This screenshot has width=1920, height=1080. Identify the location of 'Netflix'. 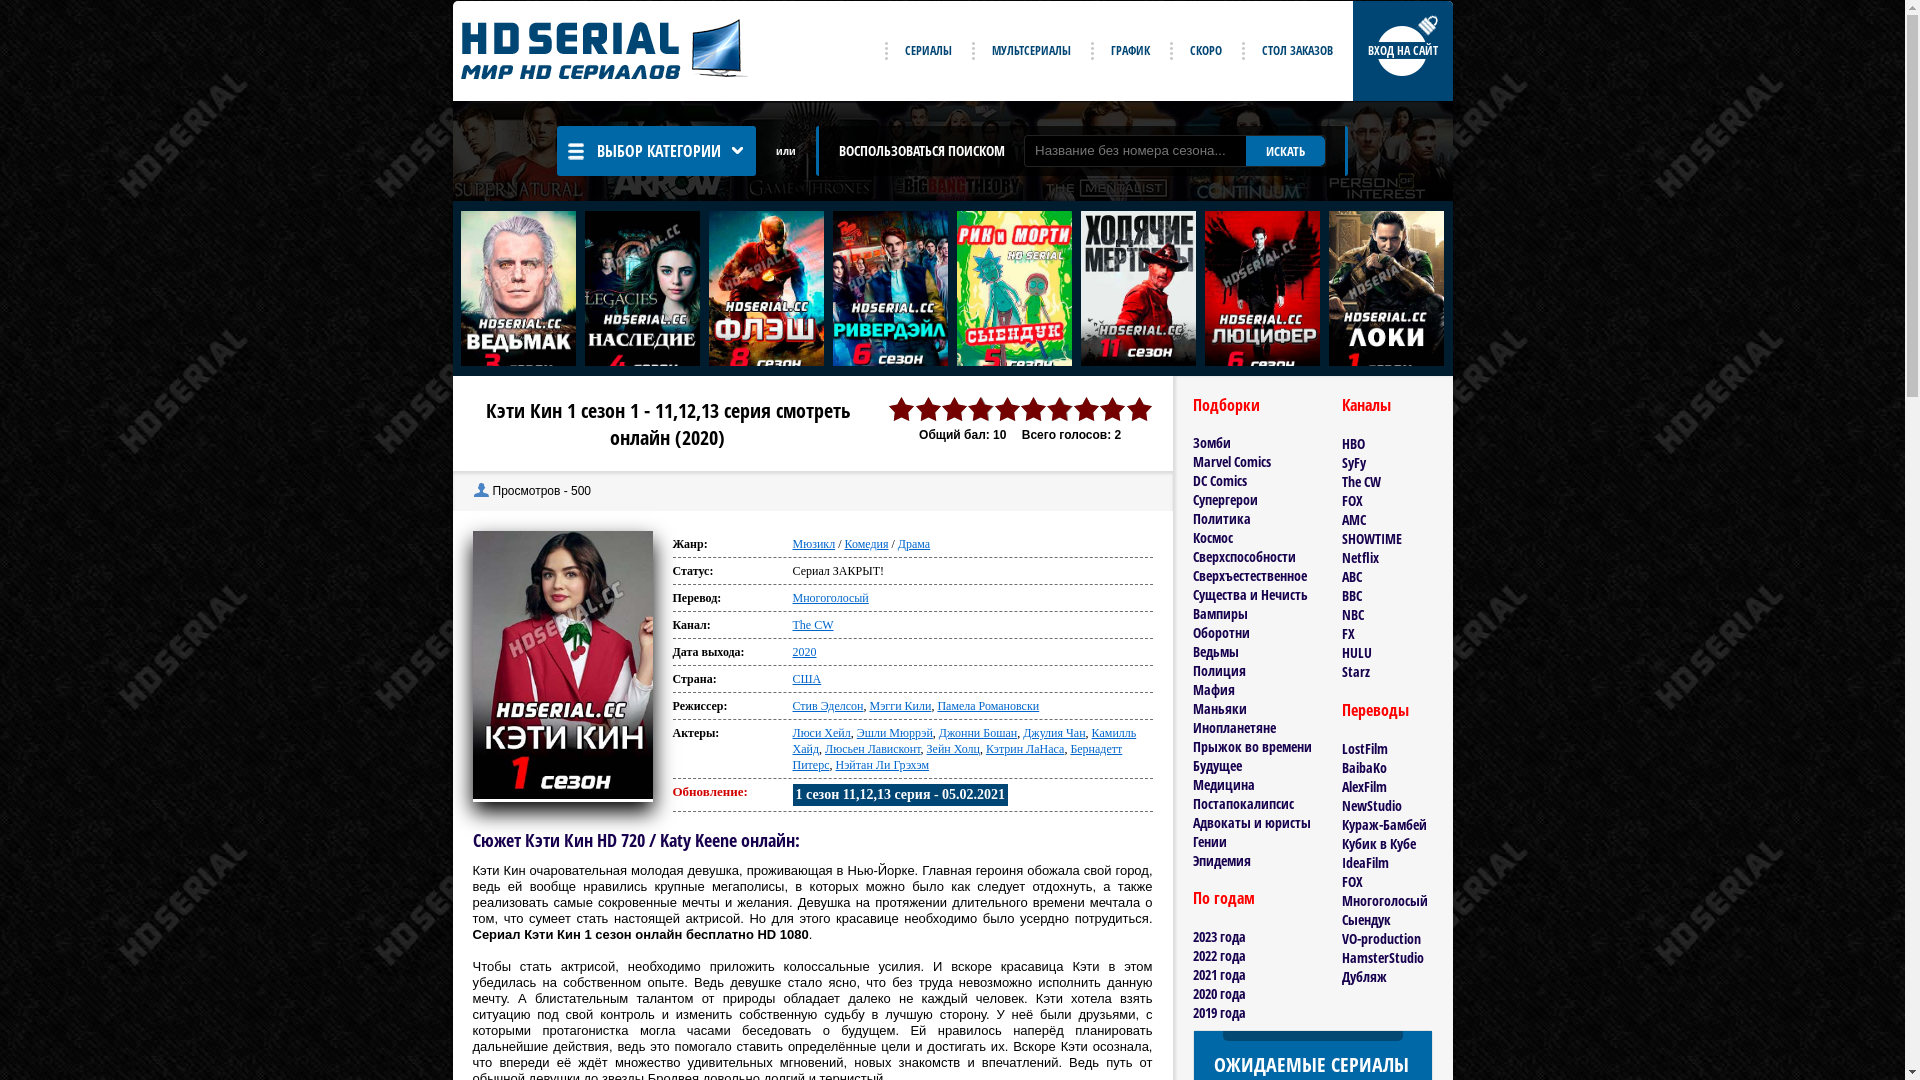
(1360, 557).